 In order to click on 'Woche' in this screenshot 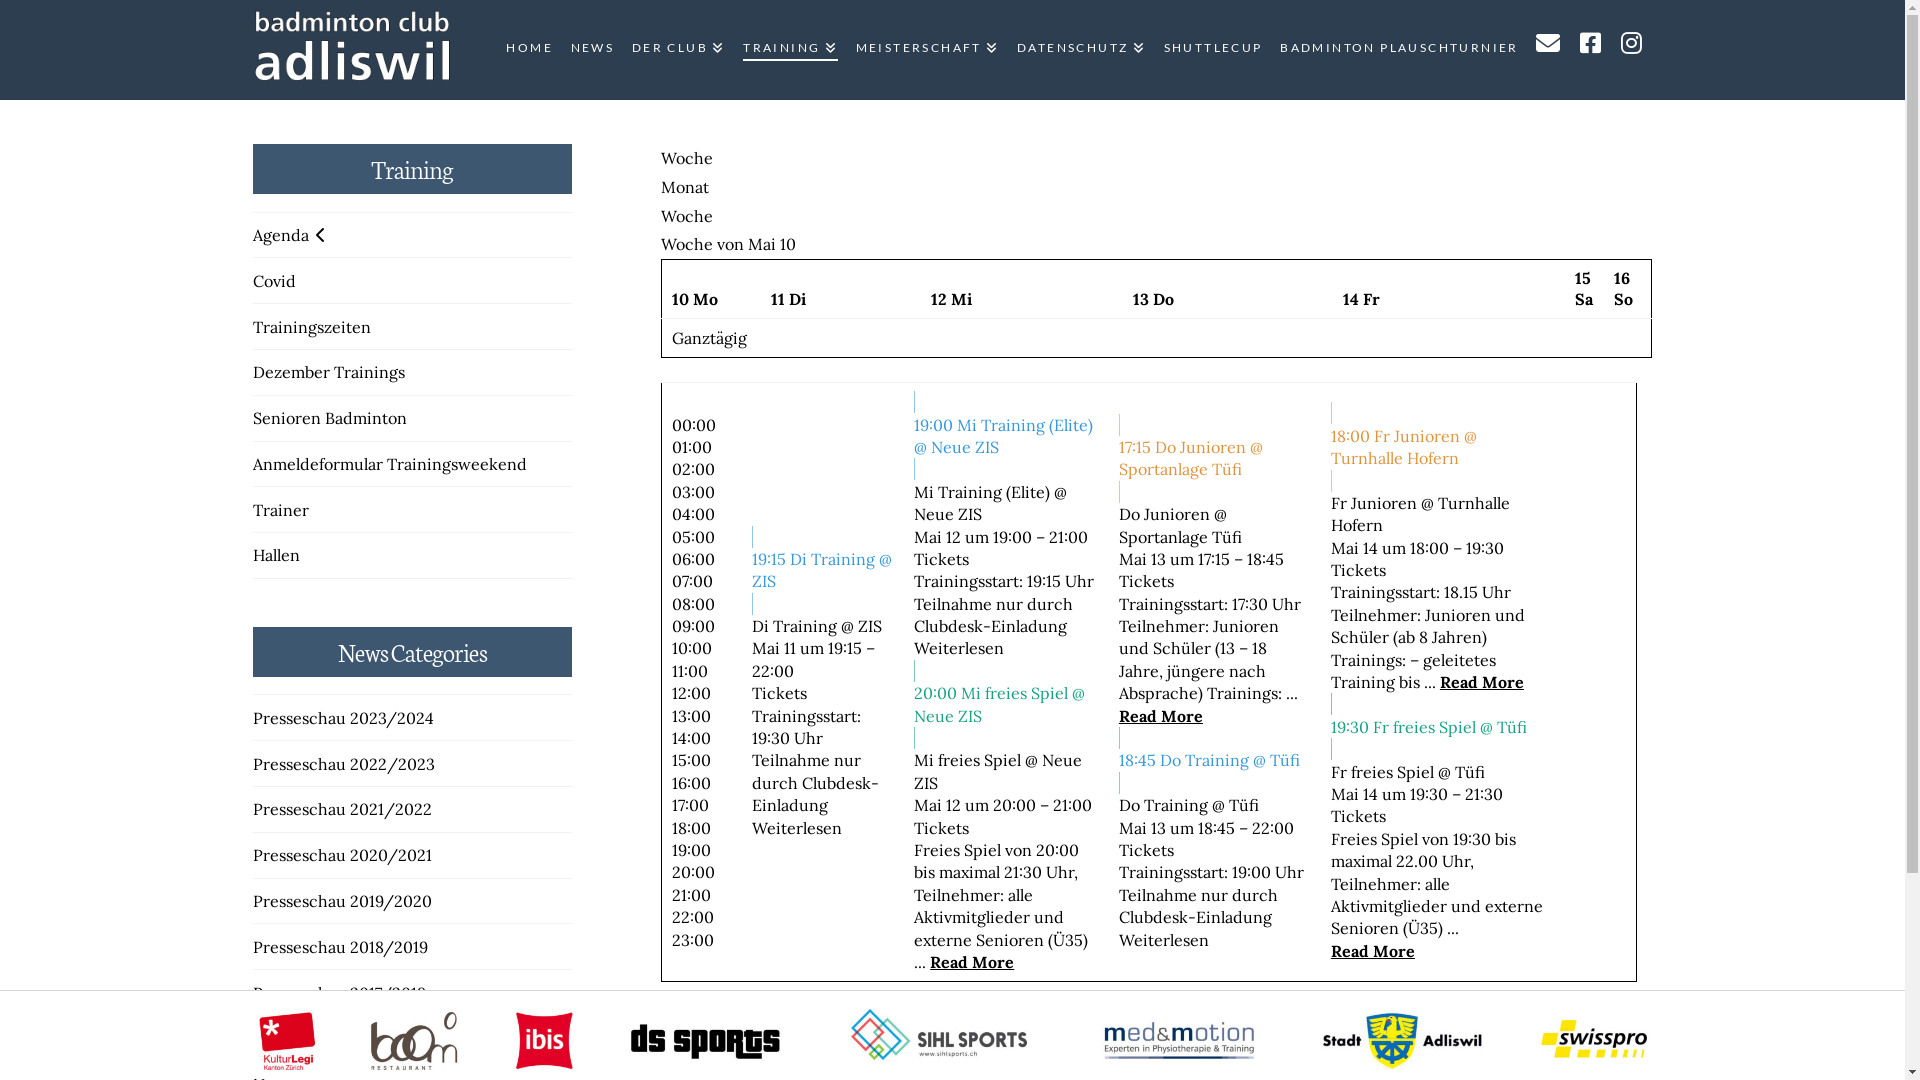, I will do `click(686, 157)`.